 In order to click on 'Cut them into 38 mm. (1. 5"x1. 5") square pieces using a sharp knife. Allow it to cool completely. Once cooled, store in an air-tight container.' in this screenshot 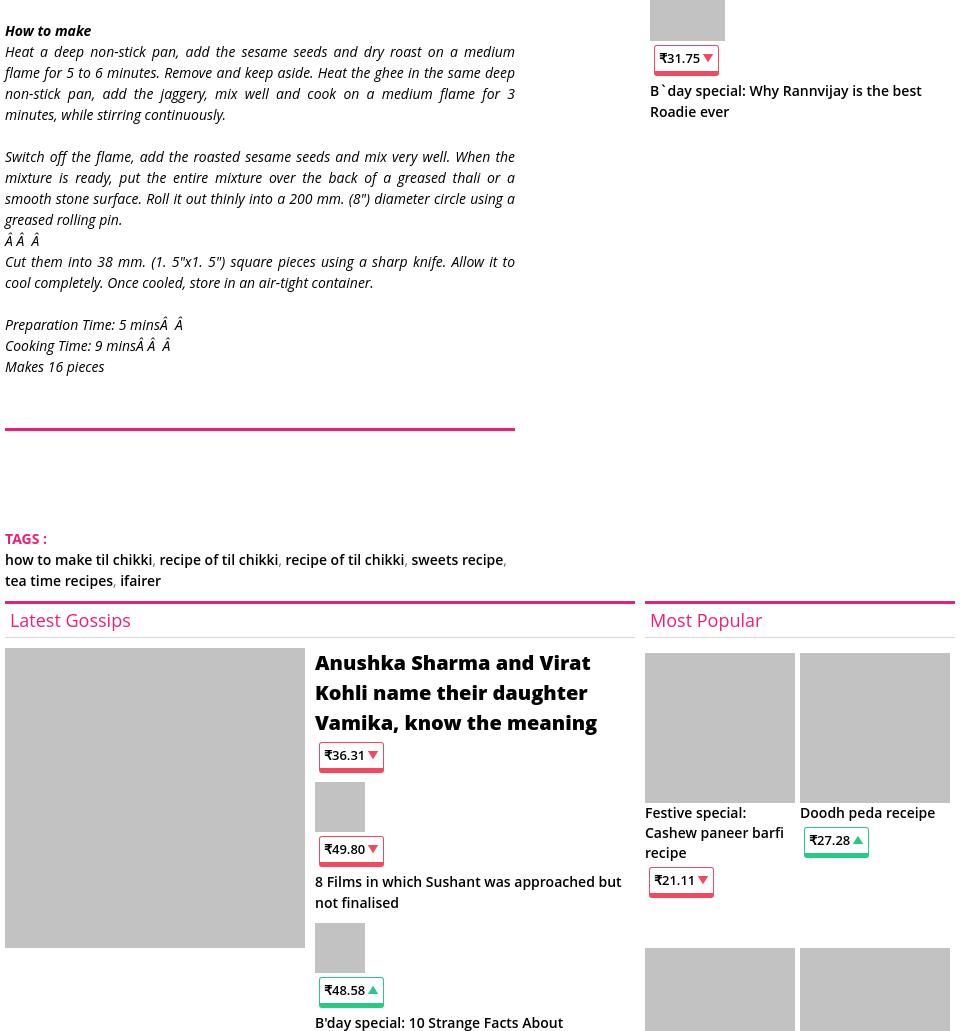, I will do `click(258, 271)`.